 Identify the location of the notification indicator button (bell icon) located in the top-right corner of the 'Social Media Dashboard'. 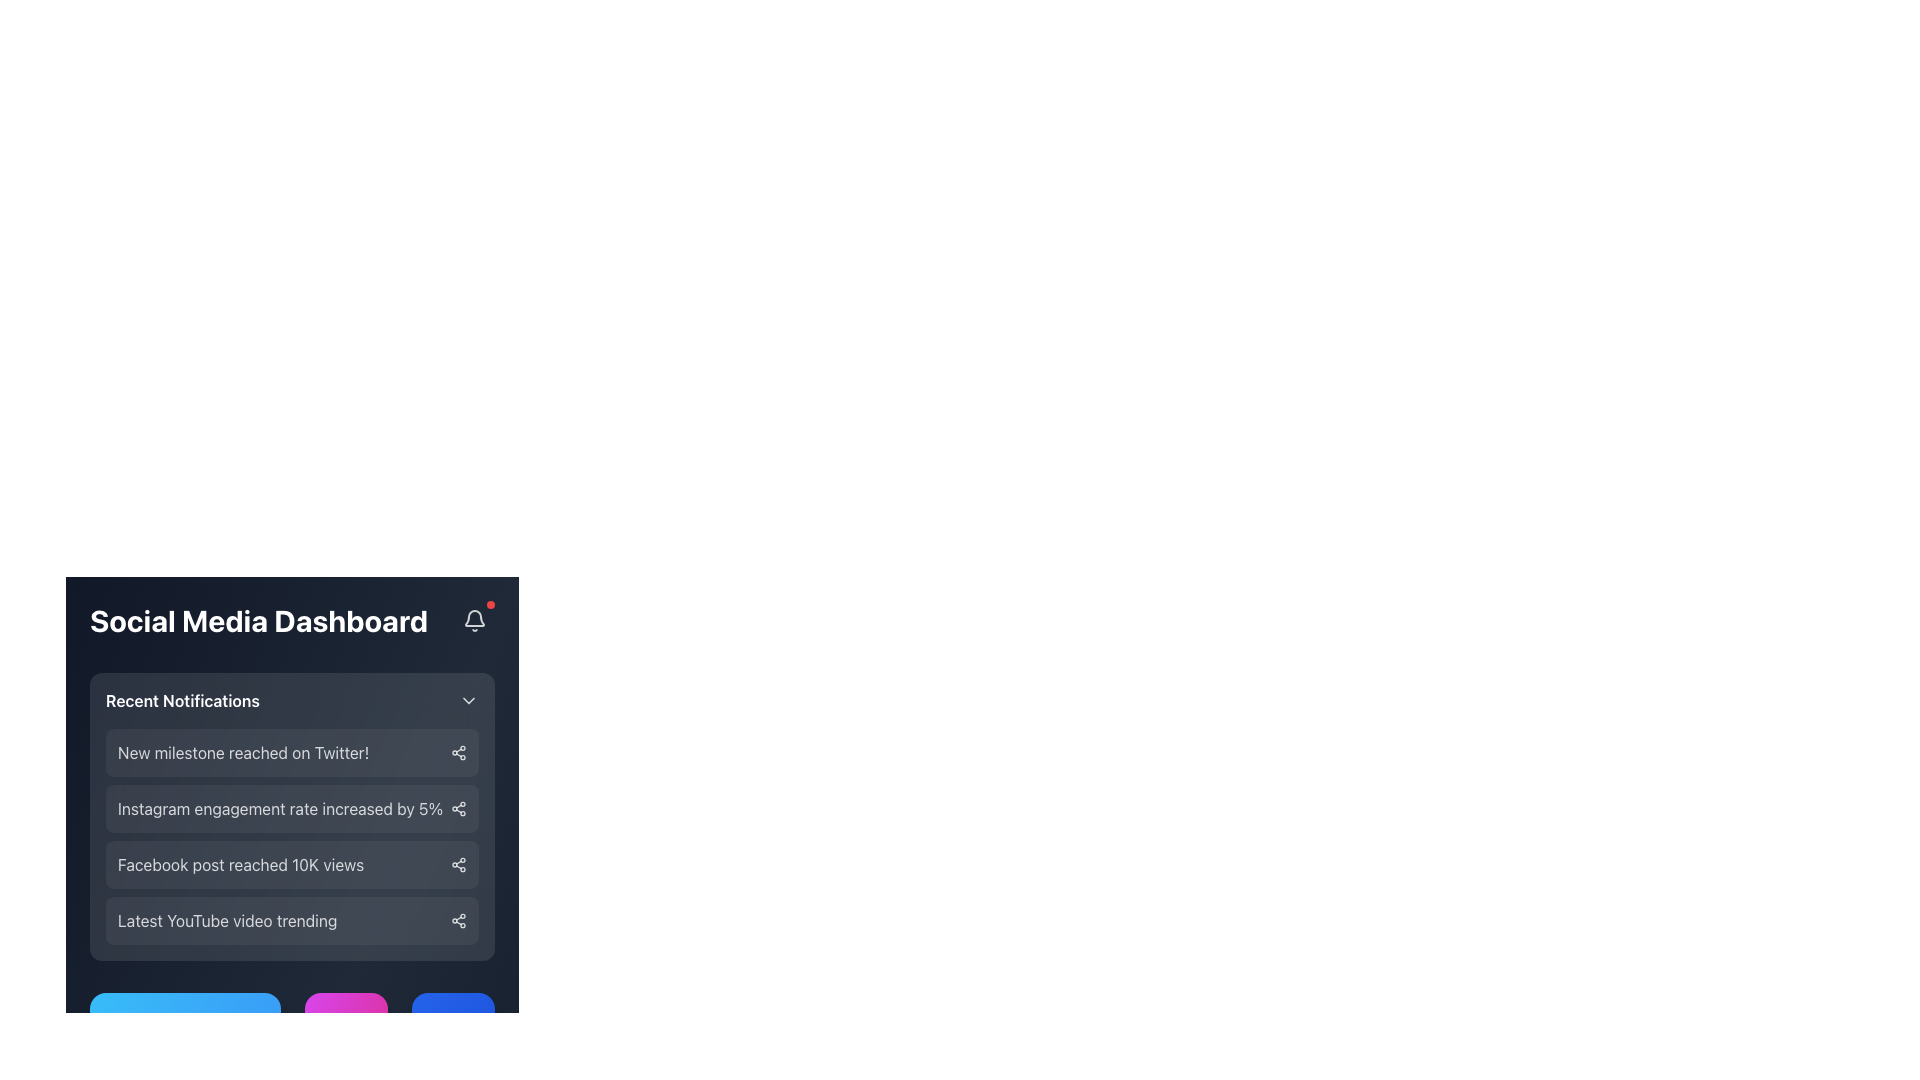
(474, 620).